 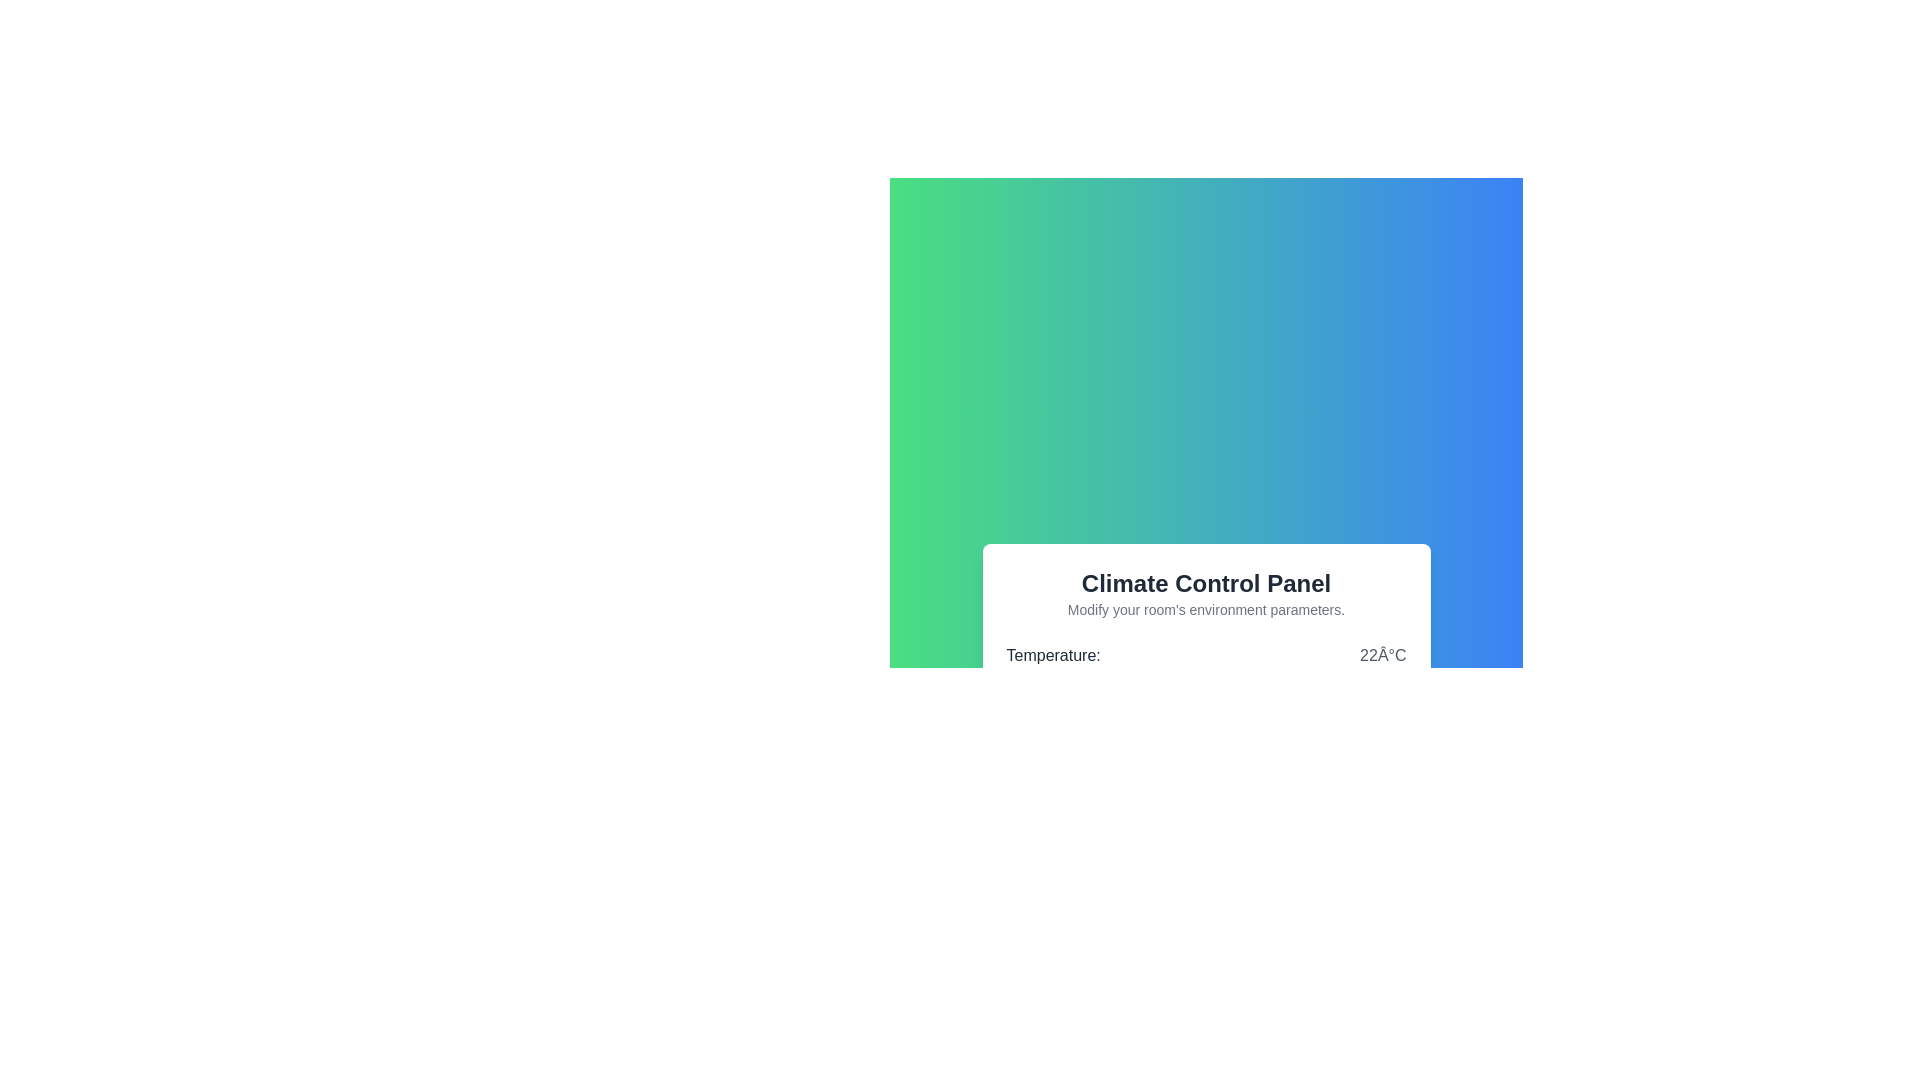 What do you see at coordinates (1205, 593) in the screenshot?
I see `the text display element that shows the title and subtitle for the climate control section, which is located in a white panel with rounded corners` at bounding box center [1205, 593].